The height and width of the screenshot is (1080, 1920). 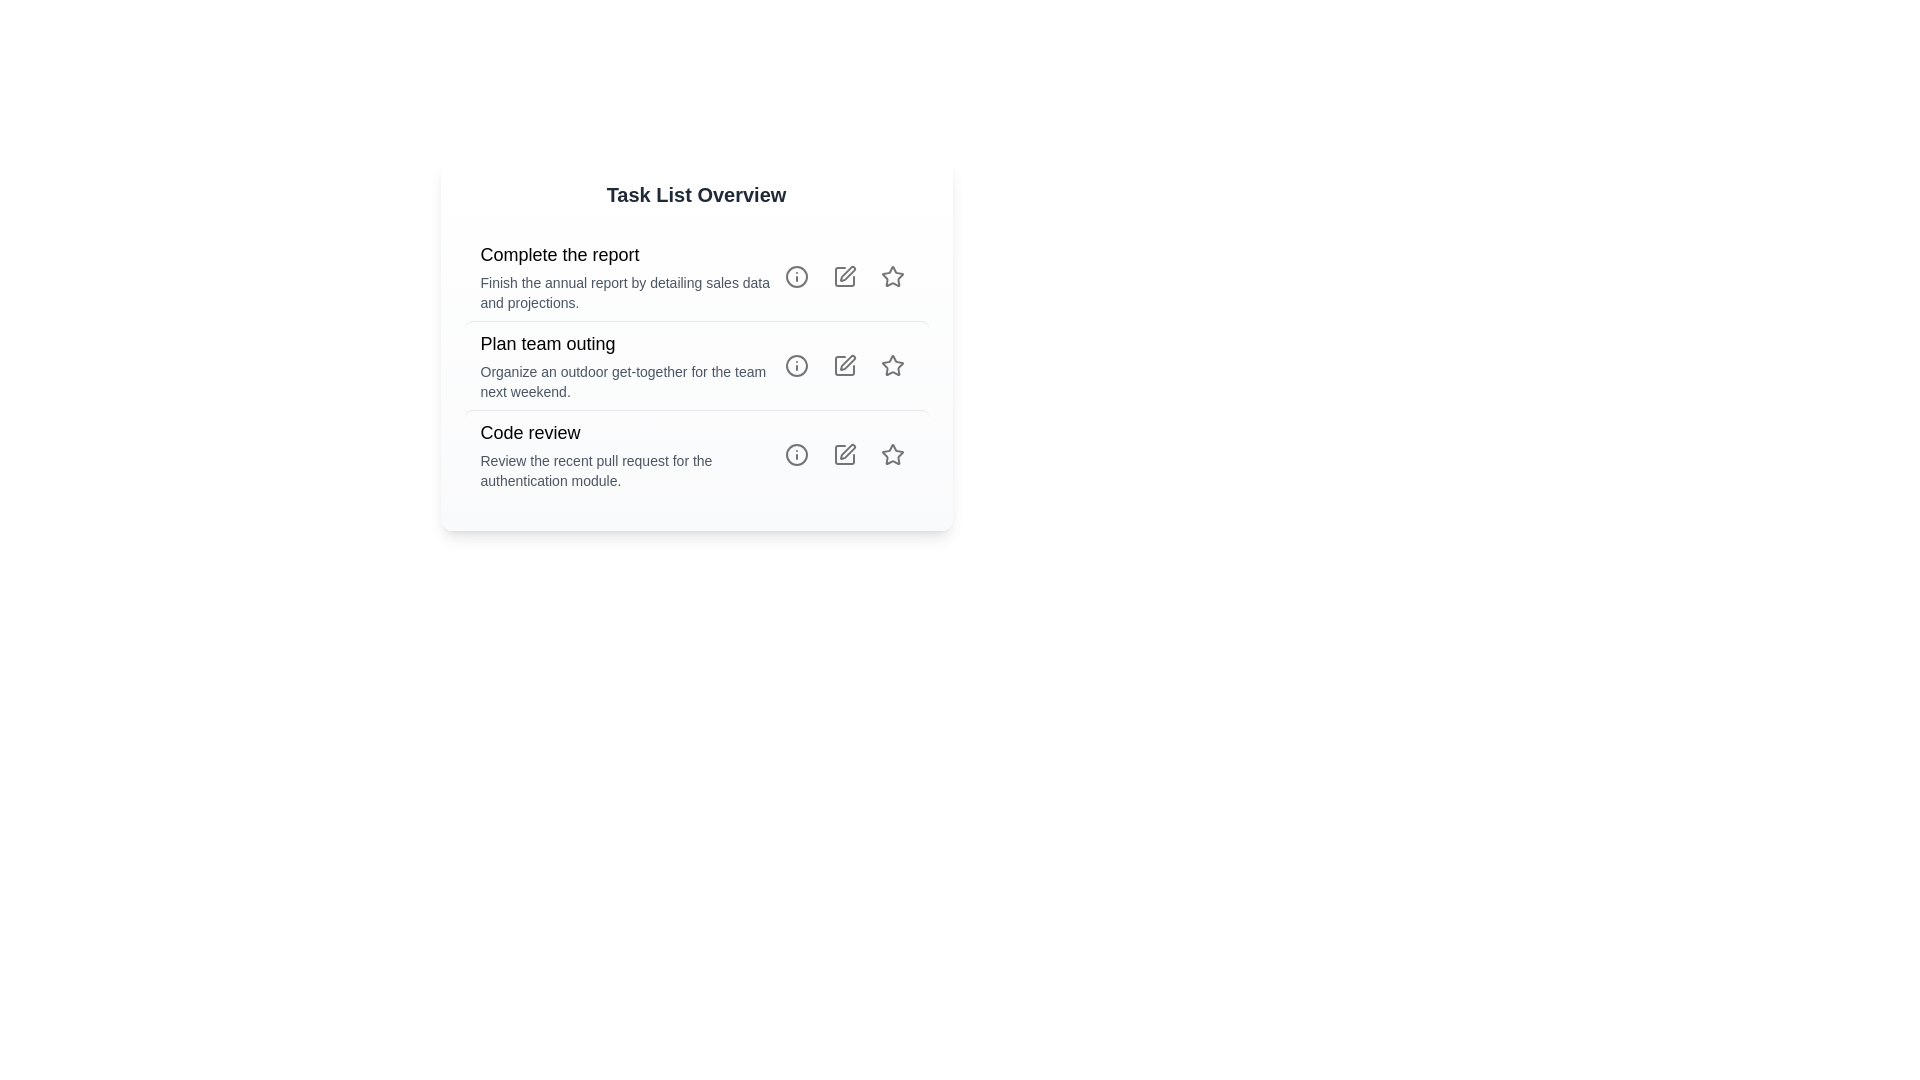 I want to click on the circular green button with a square and pen icon, located to the right of the 'Complete the report' task, so click(x=844, y=277).